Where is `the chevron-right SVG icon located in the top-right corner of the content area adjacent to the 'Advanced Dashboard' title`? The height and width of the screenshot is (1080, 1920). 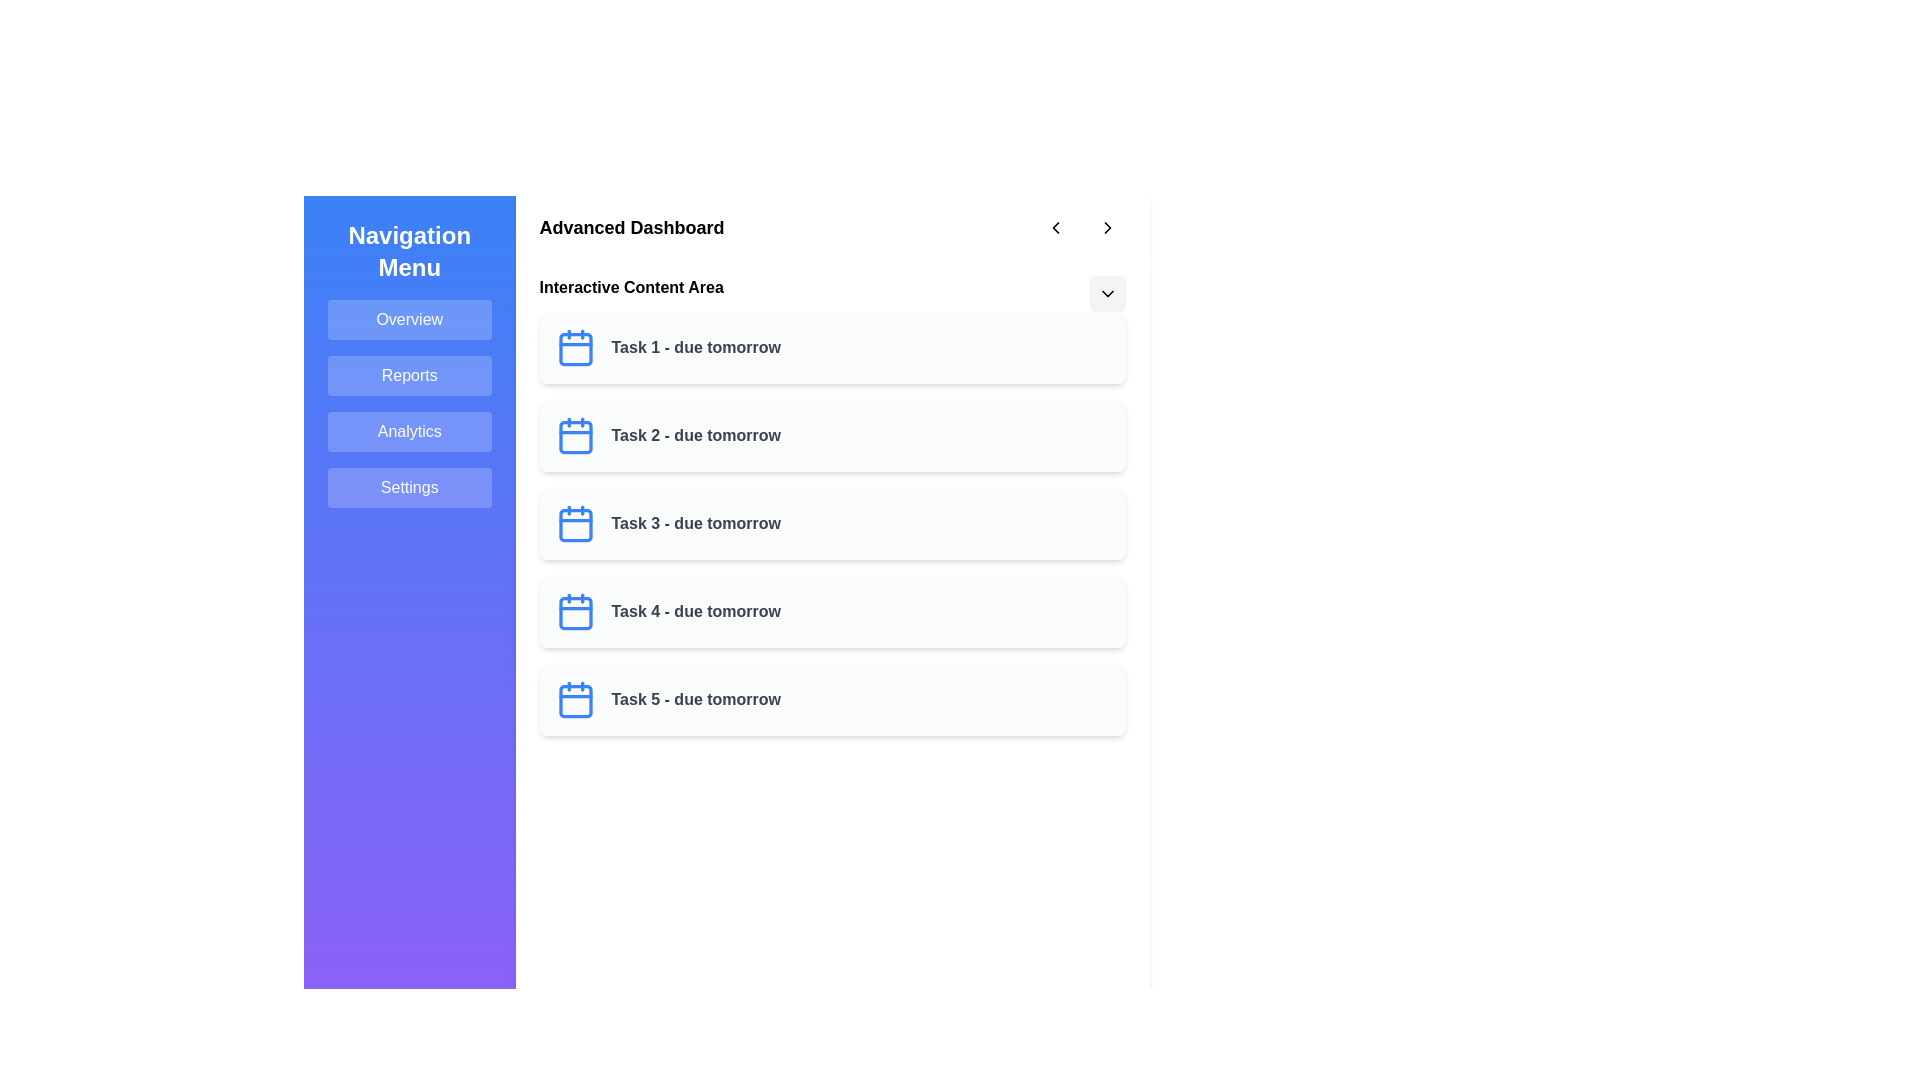 the chevron-right SVG icon located in the top-right corner of the content area adjacent to the 'Advanced Dashboard' title is located at coordinates (1107, 226).